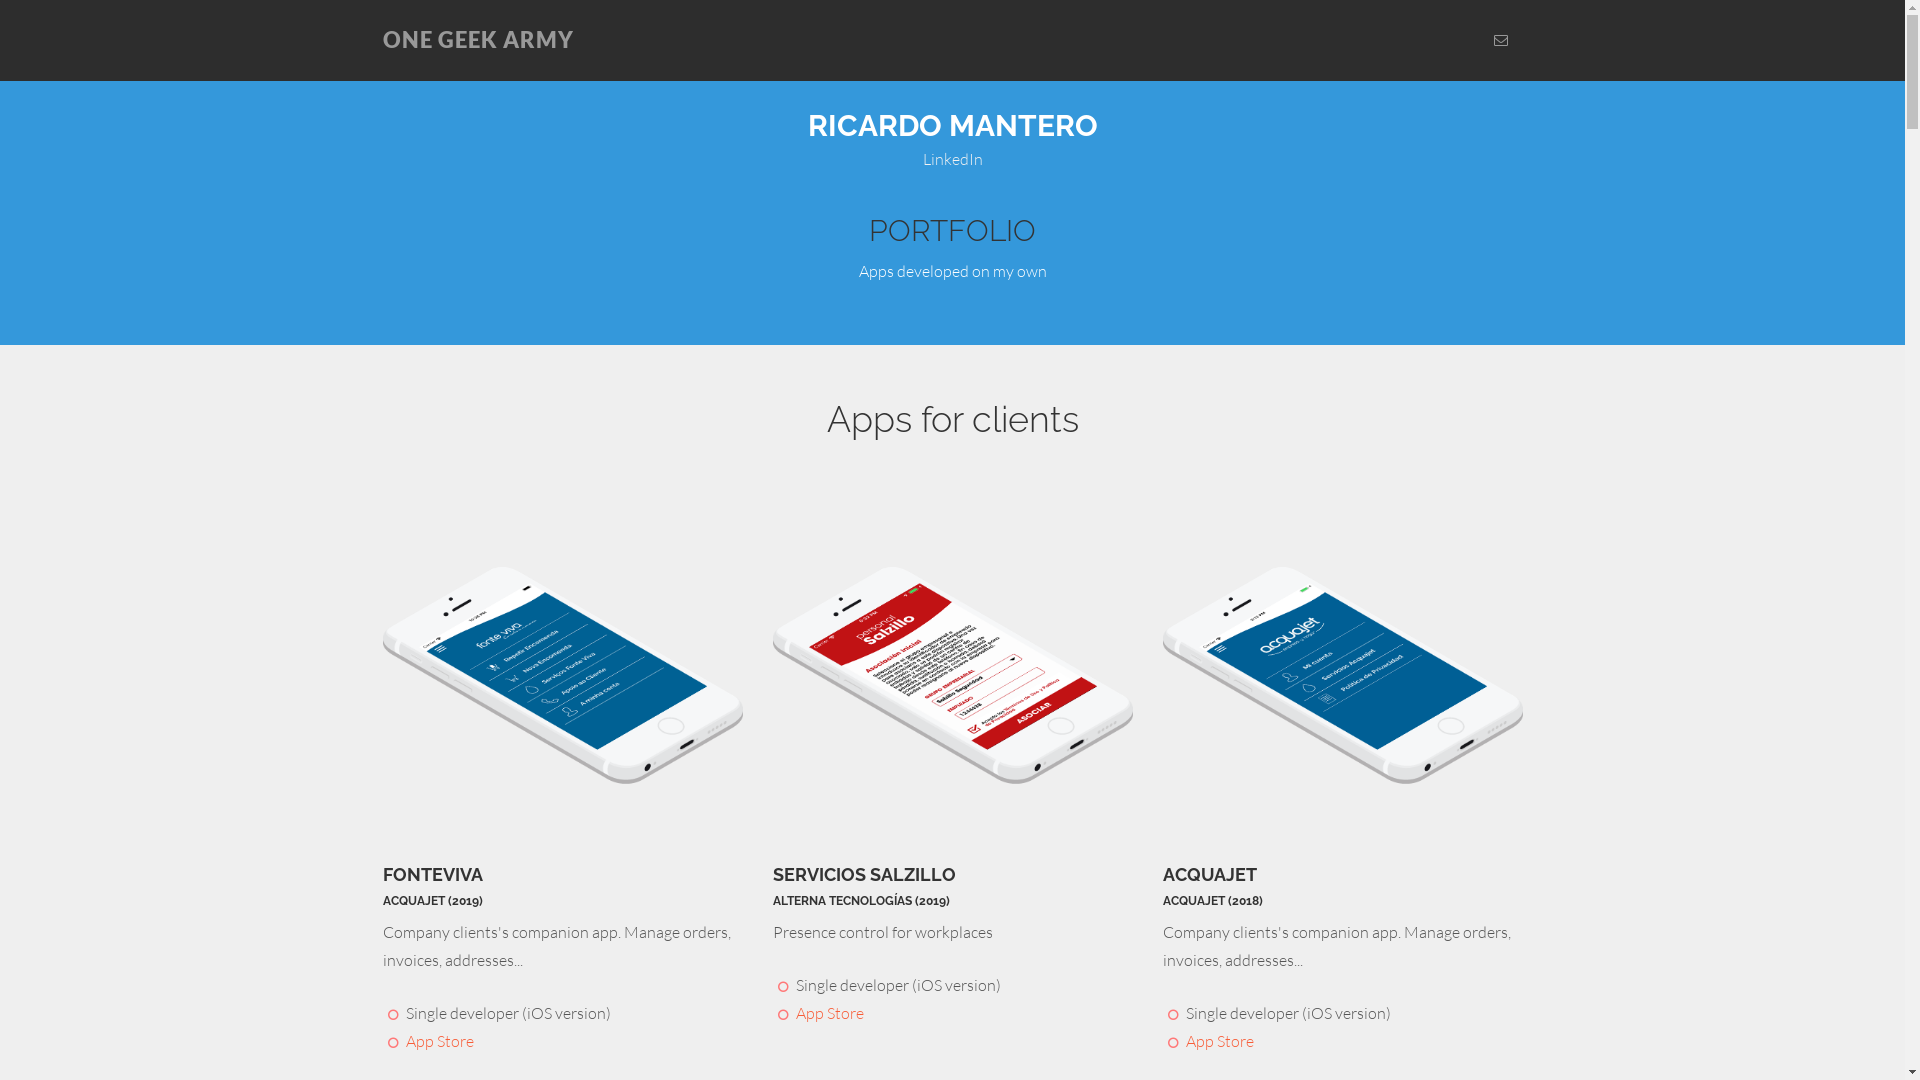 This screenshot has width=1920, height=1080. What do you see at coordinates (405, 1040) in the screenshot?
I see `'App Store'` at bounding box center [405, 1040].